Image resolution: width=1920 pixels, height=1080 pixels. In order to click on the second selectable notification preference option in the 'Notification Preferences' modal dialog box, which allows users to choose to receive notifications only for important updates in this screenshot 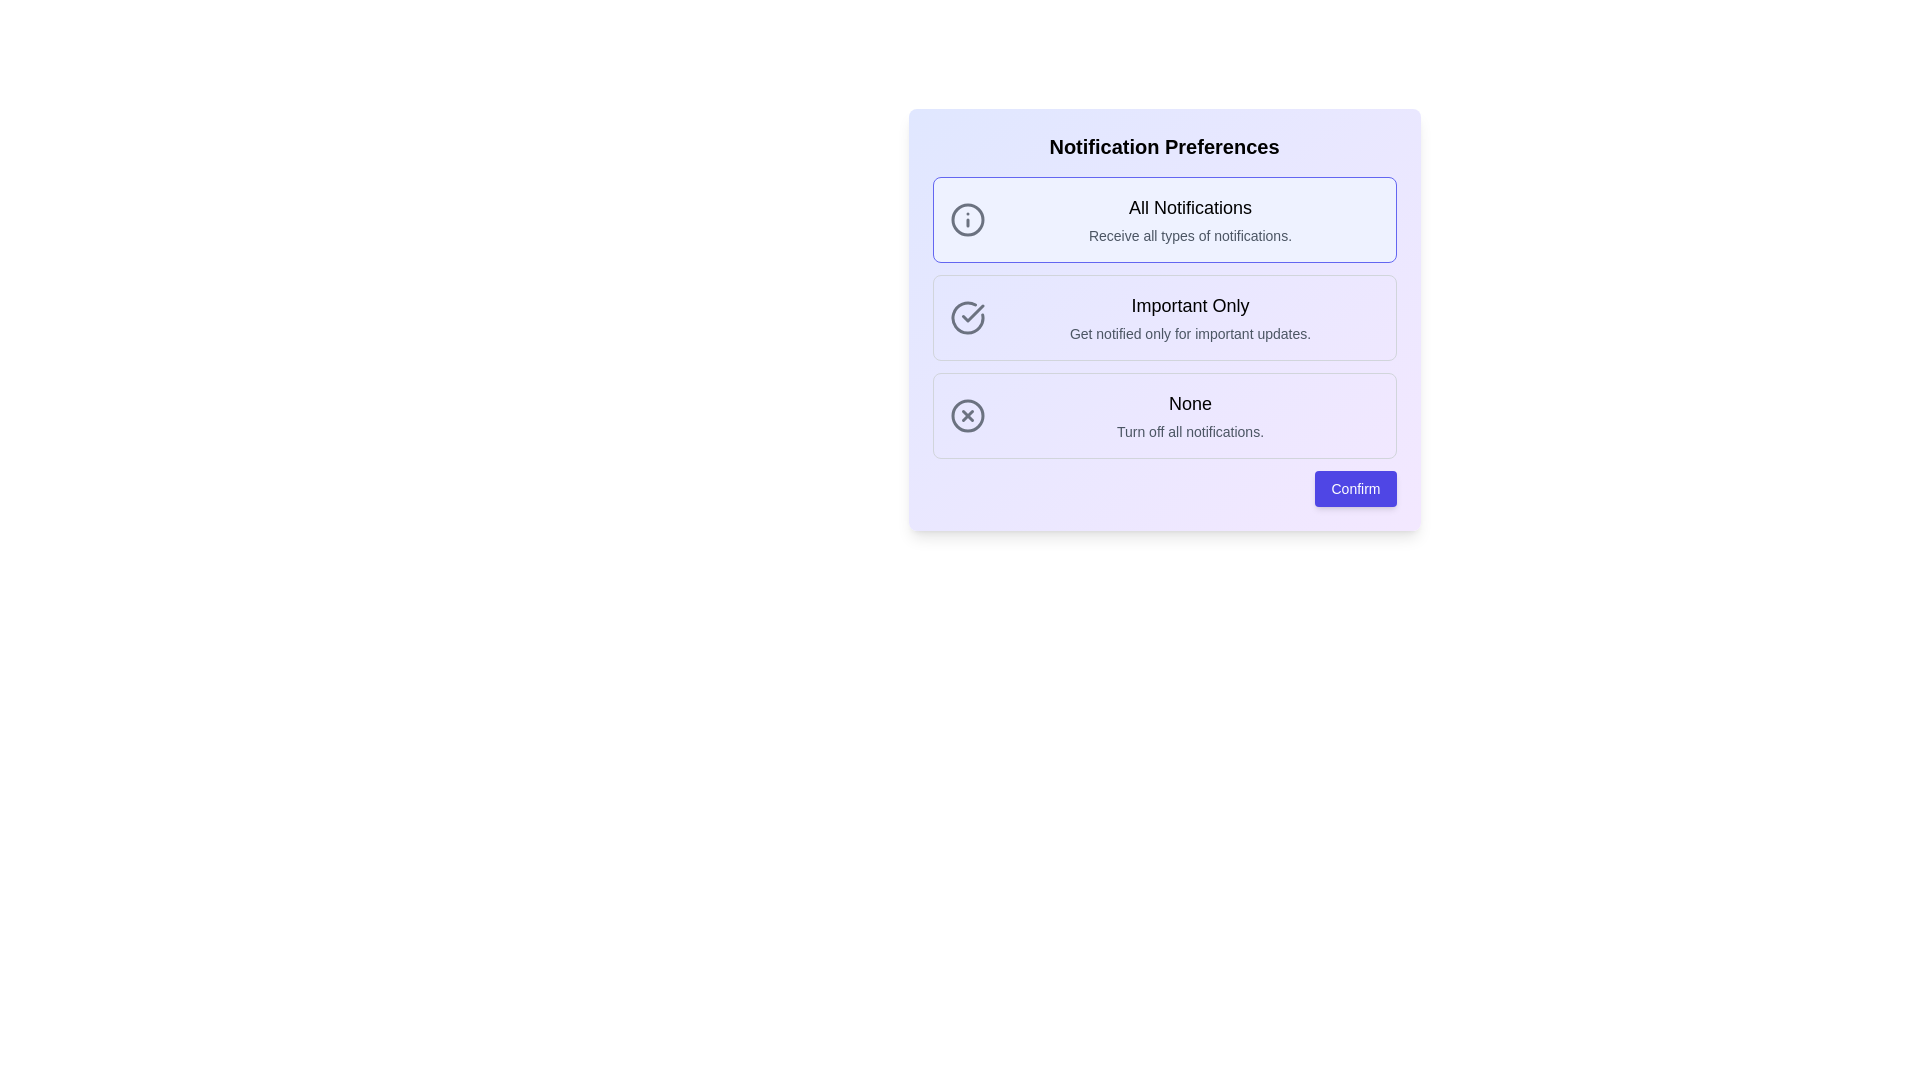, I will do `click(1164, 316)`.